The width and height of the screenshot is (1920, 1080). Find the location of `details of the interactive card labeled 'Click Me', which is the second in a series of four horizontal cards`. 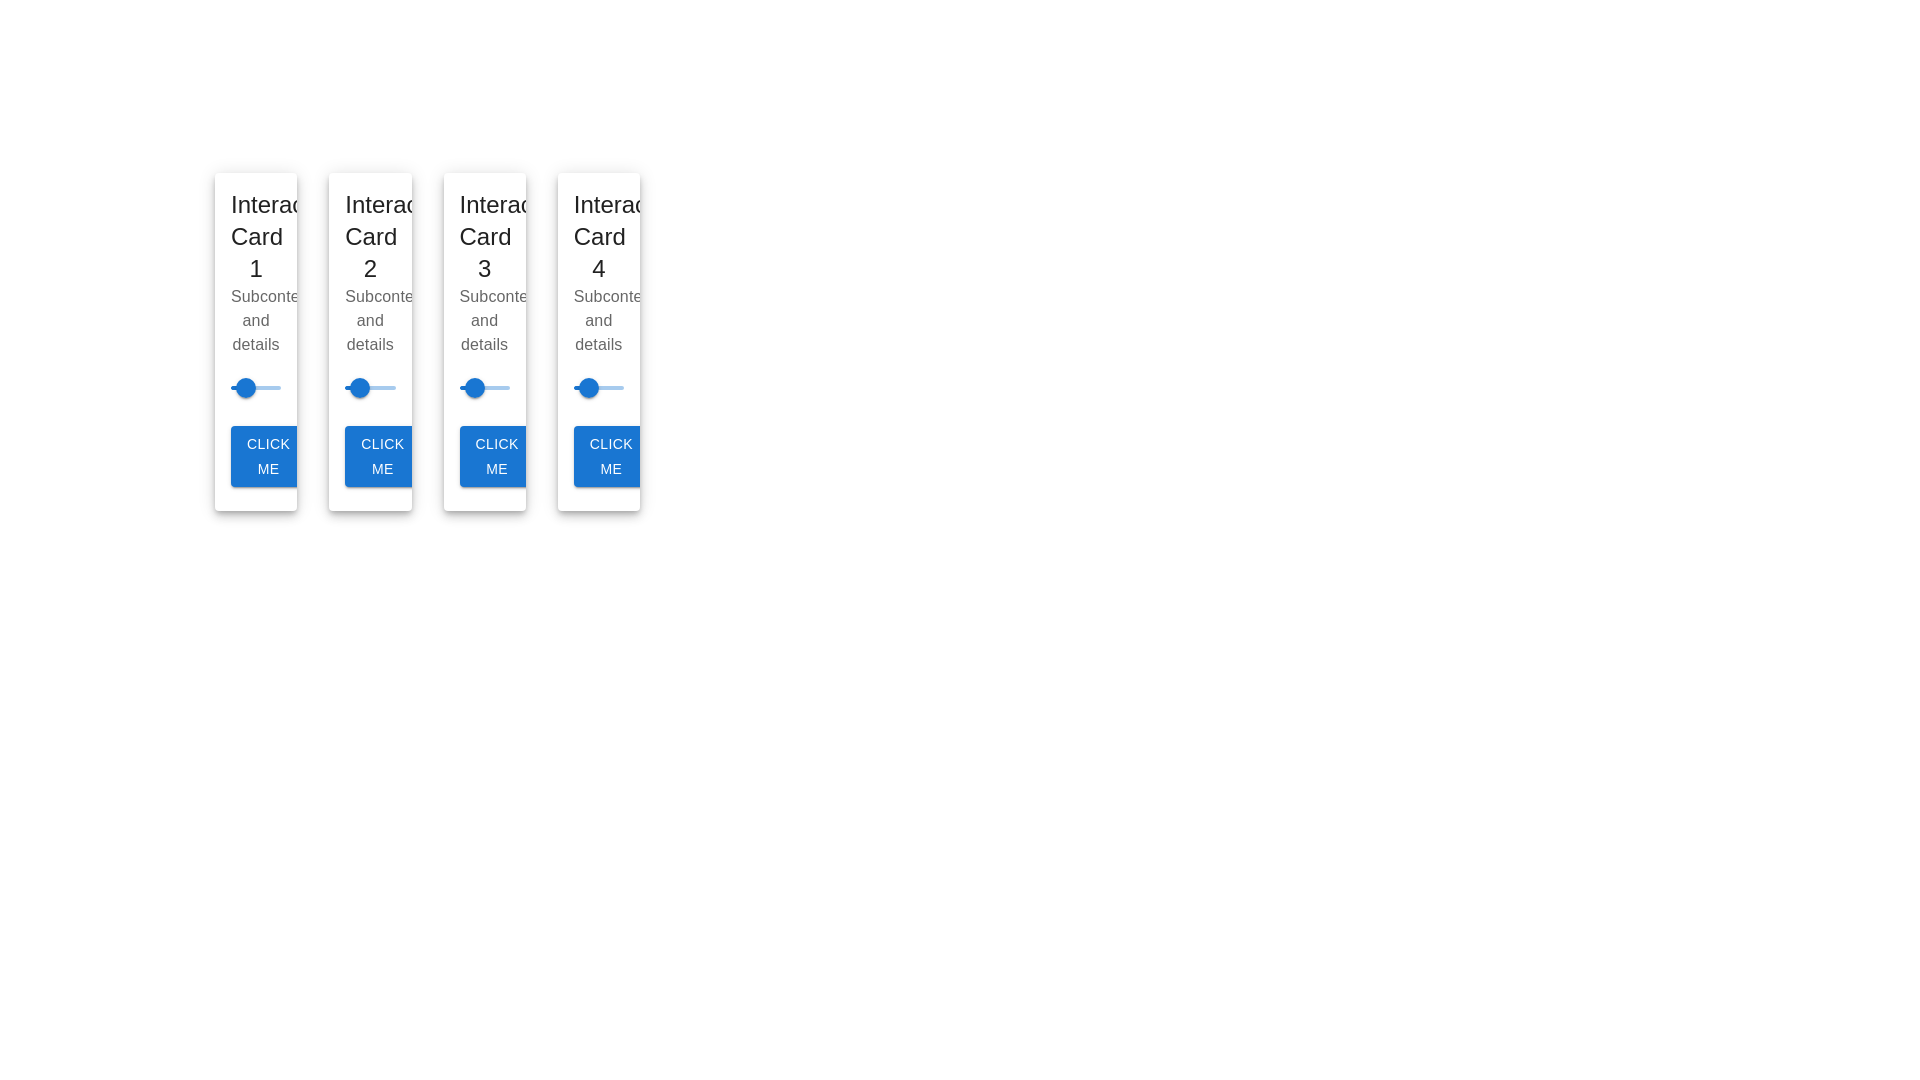

details of the interactive card labeled 'Click Me', which is the second in a series of four horizontal cards is located at coordinates (370, 341).